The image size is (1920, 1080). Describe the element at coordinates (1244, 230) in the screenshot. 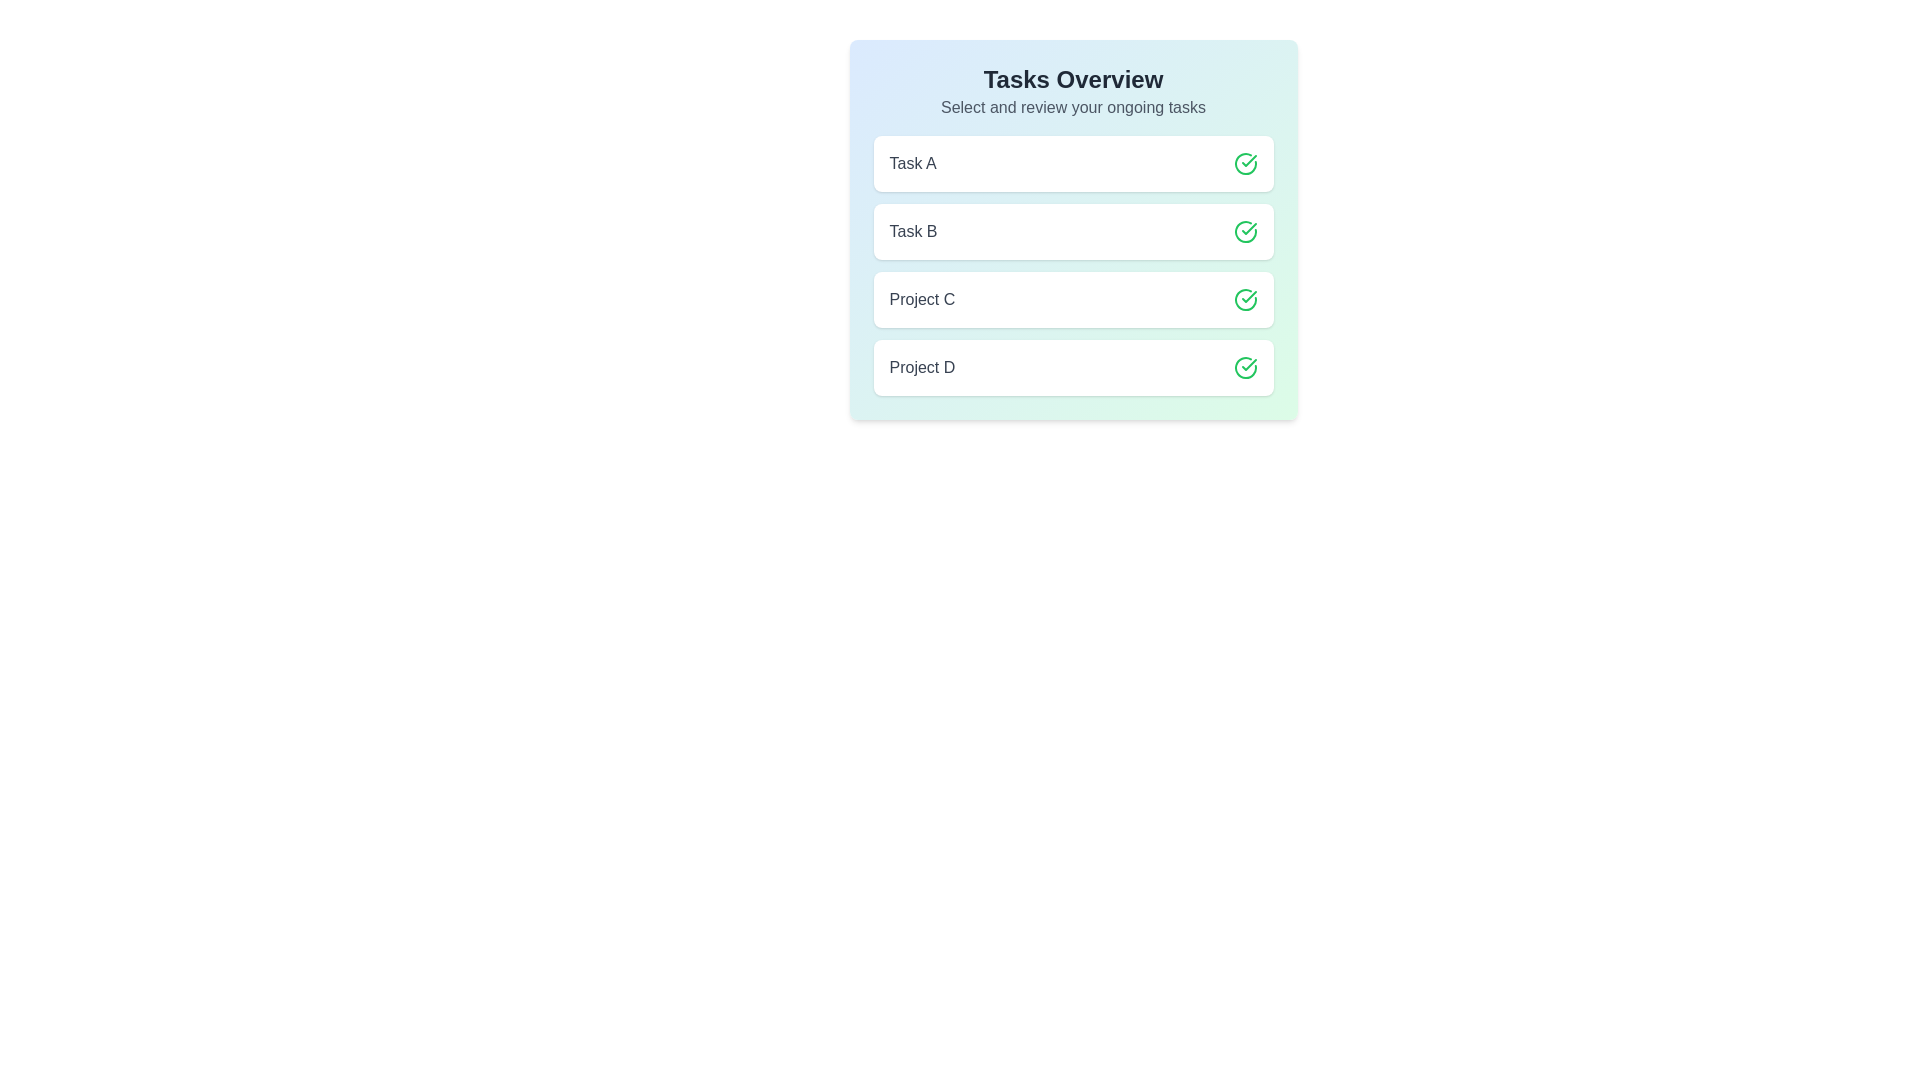

I see `the check icon for the item Task B` at that location.